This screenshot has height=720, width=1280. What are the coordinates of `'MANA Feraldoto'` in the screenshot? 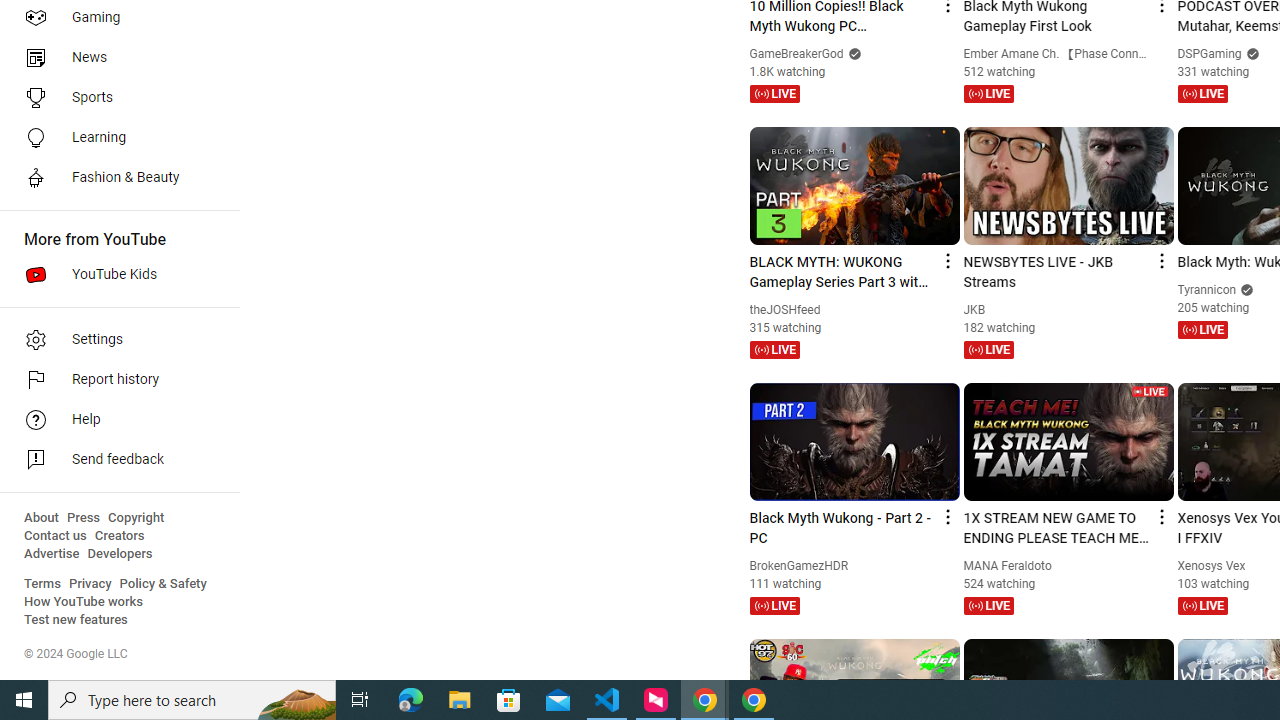 It's located at (1008, 566).